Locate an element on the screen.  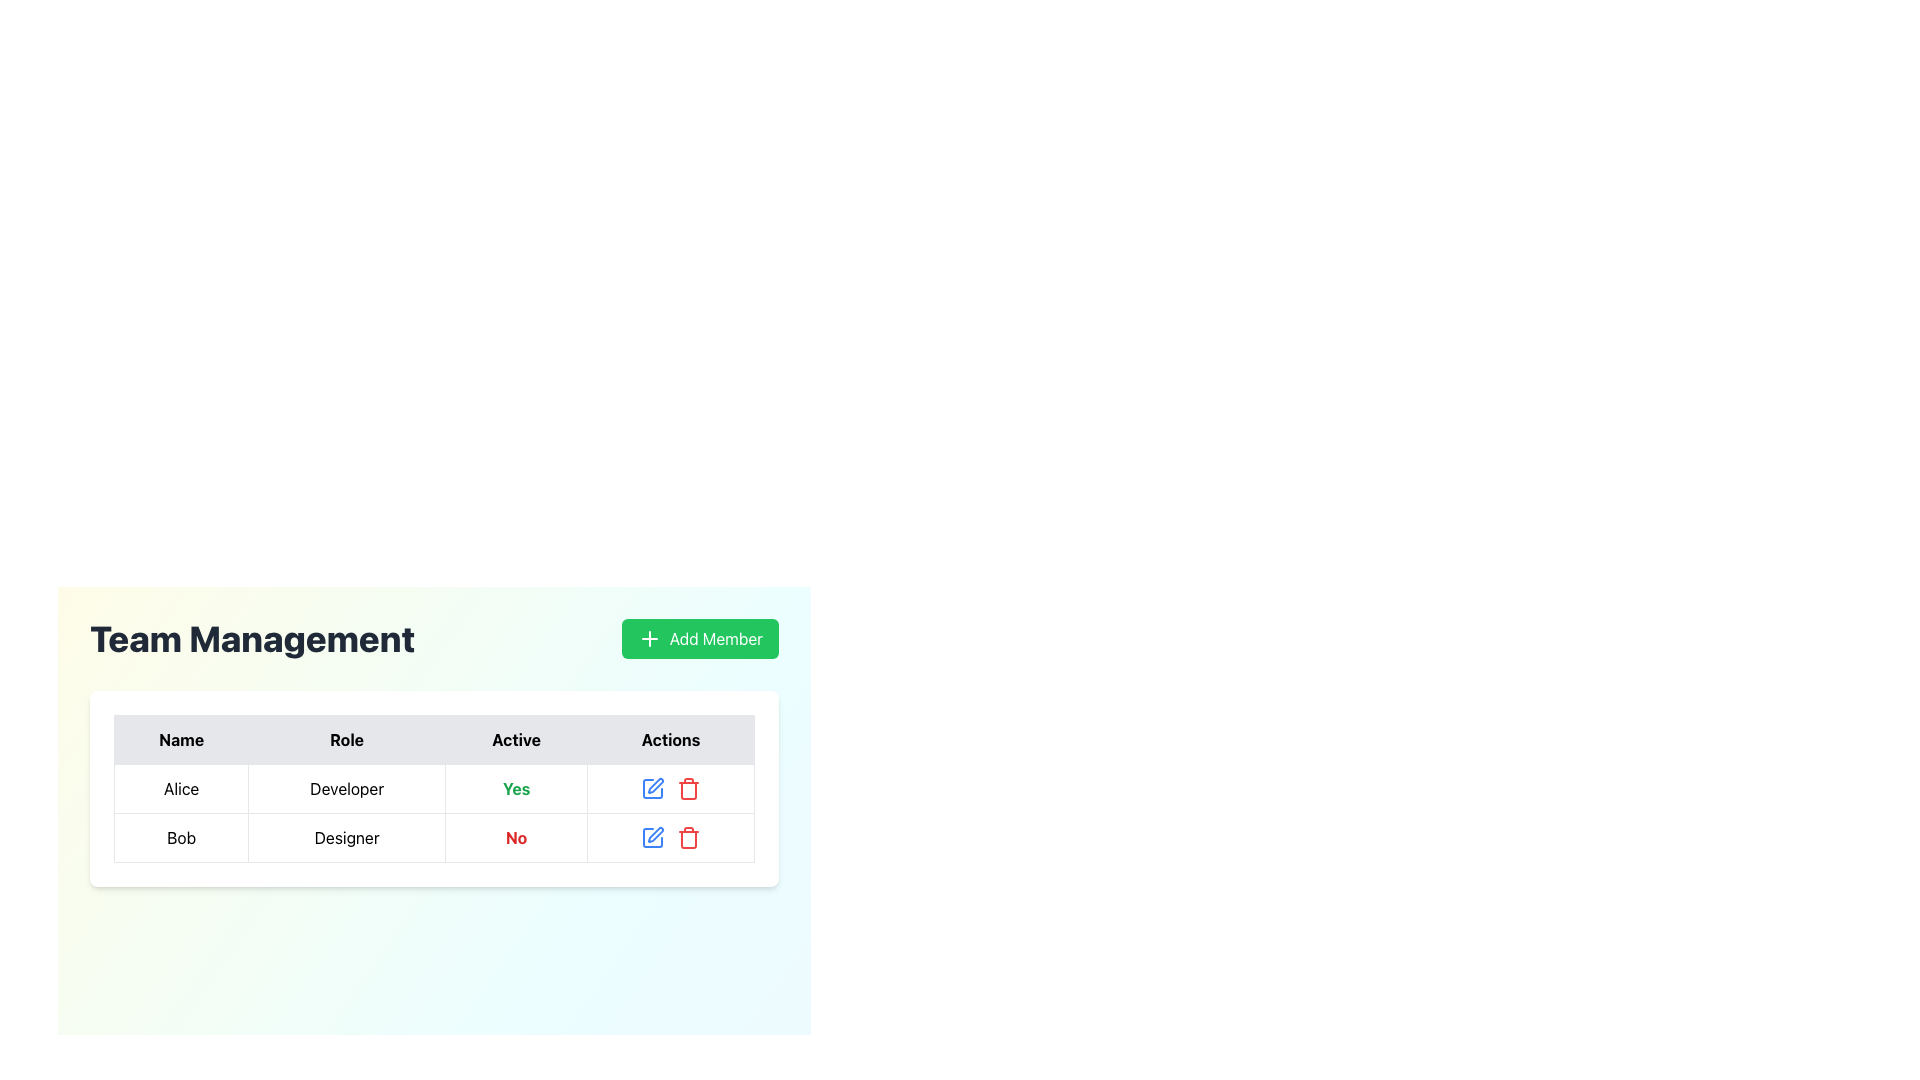
the Iconographic component of the trash bin illustration, which represents the body of the trash bin and suggests the 'delete' functionality is located at coordinates (689, 789).